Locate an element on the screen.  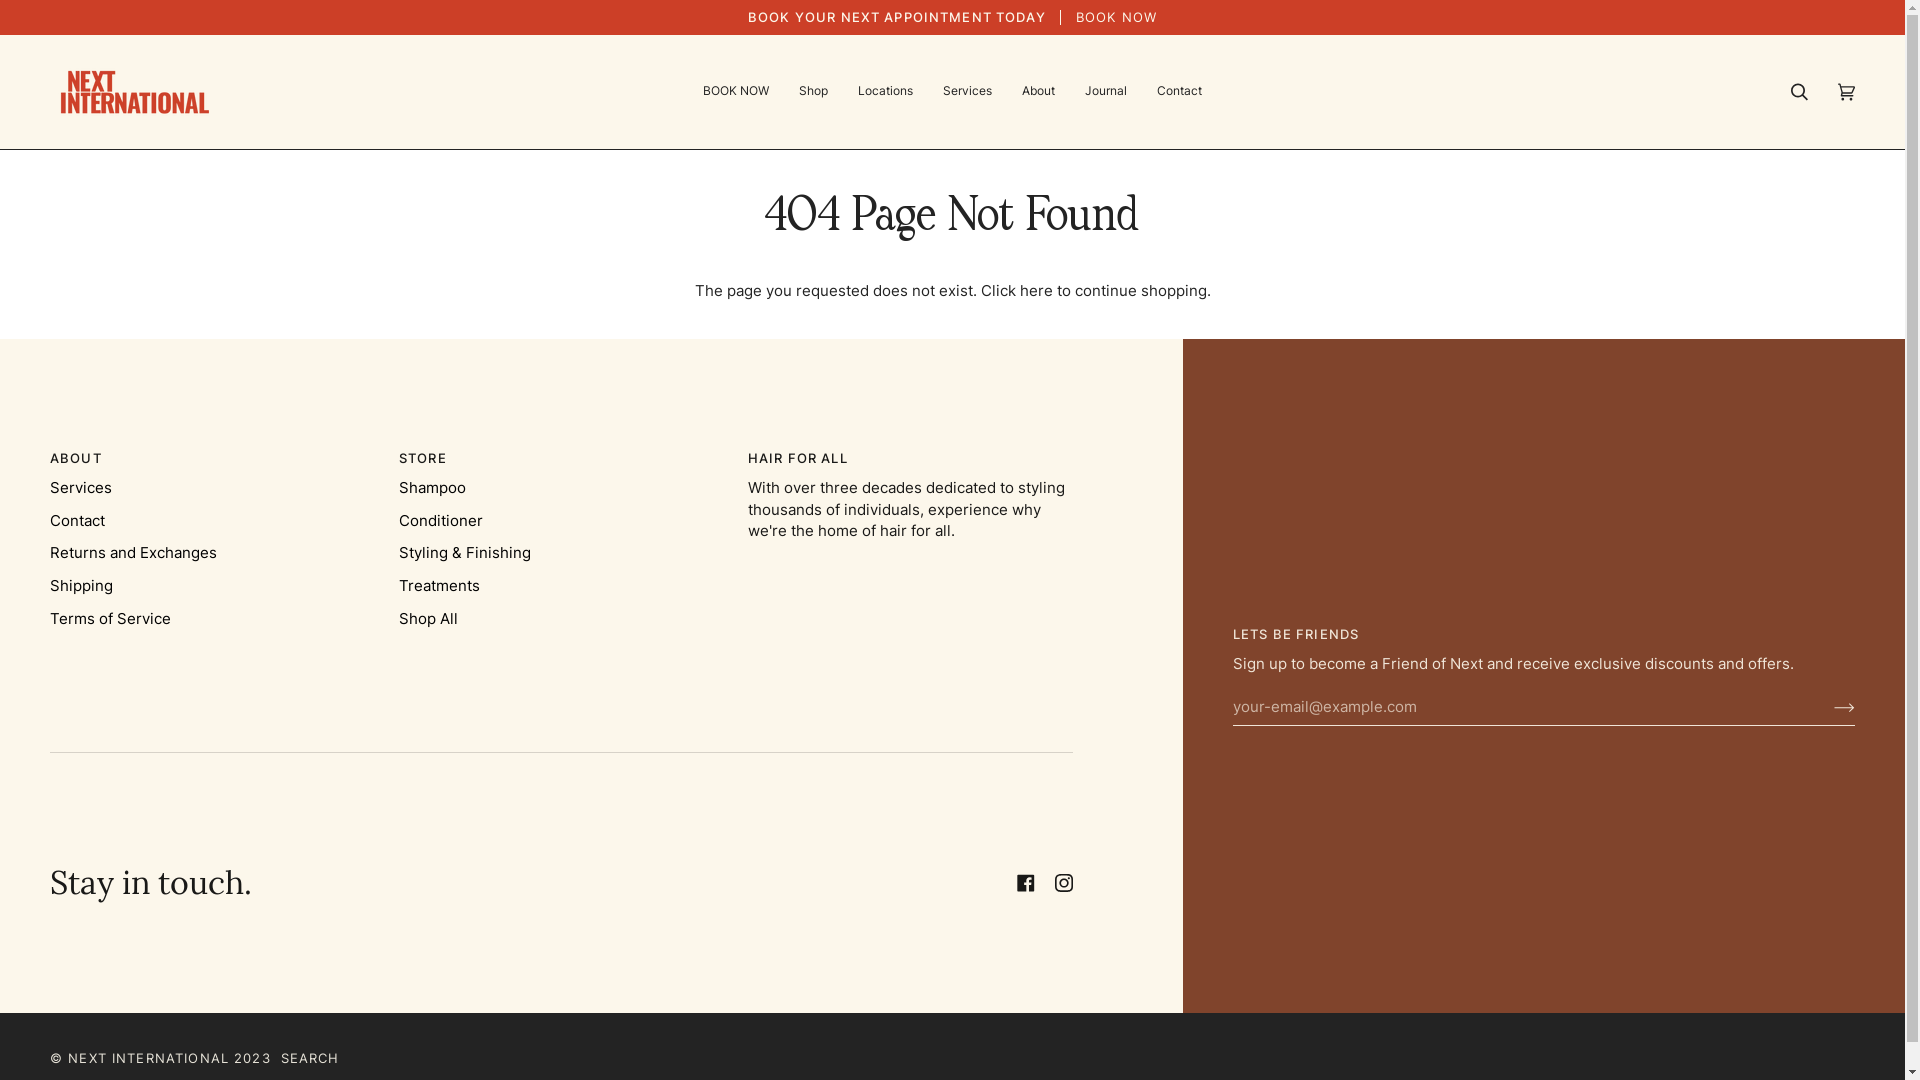
'SEARCH' is located at coordinates (280, 1057).